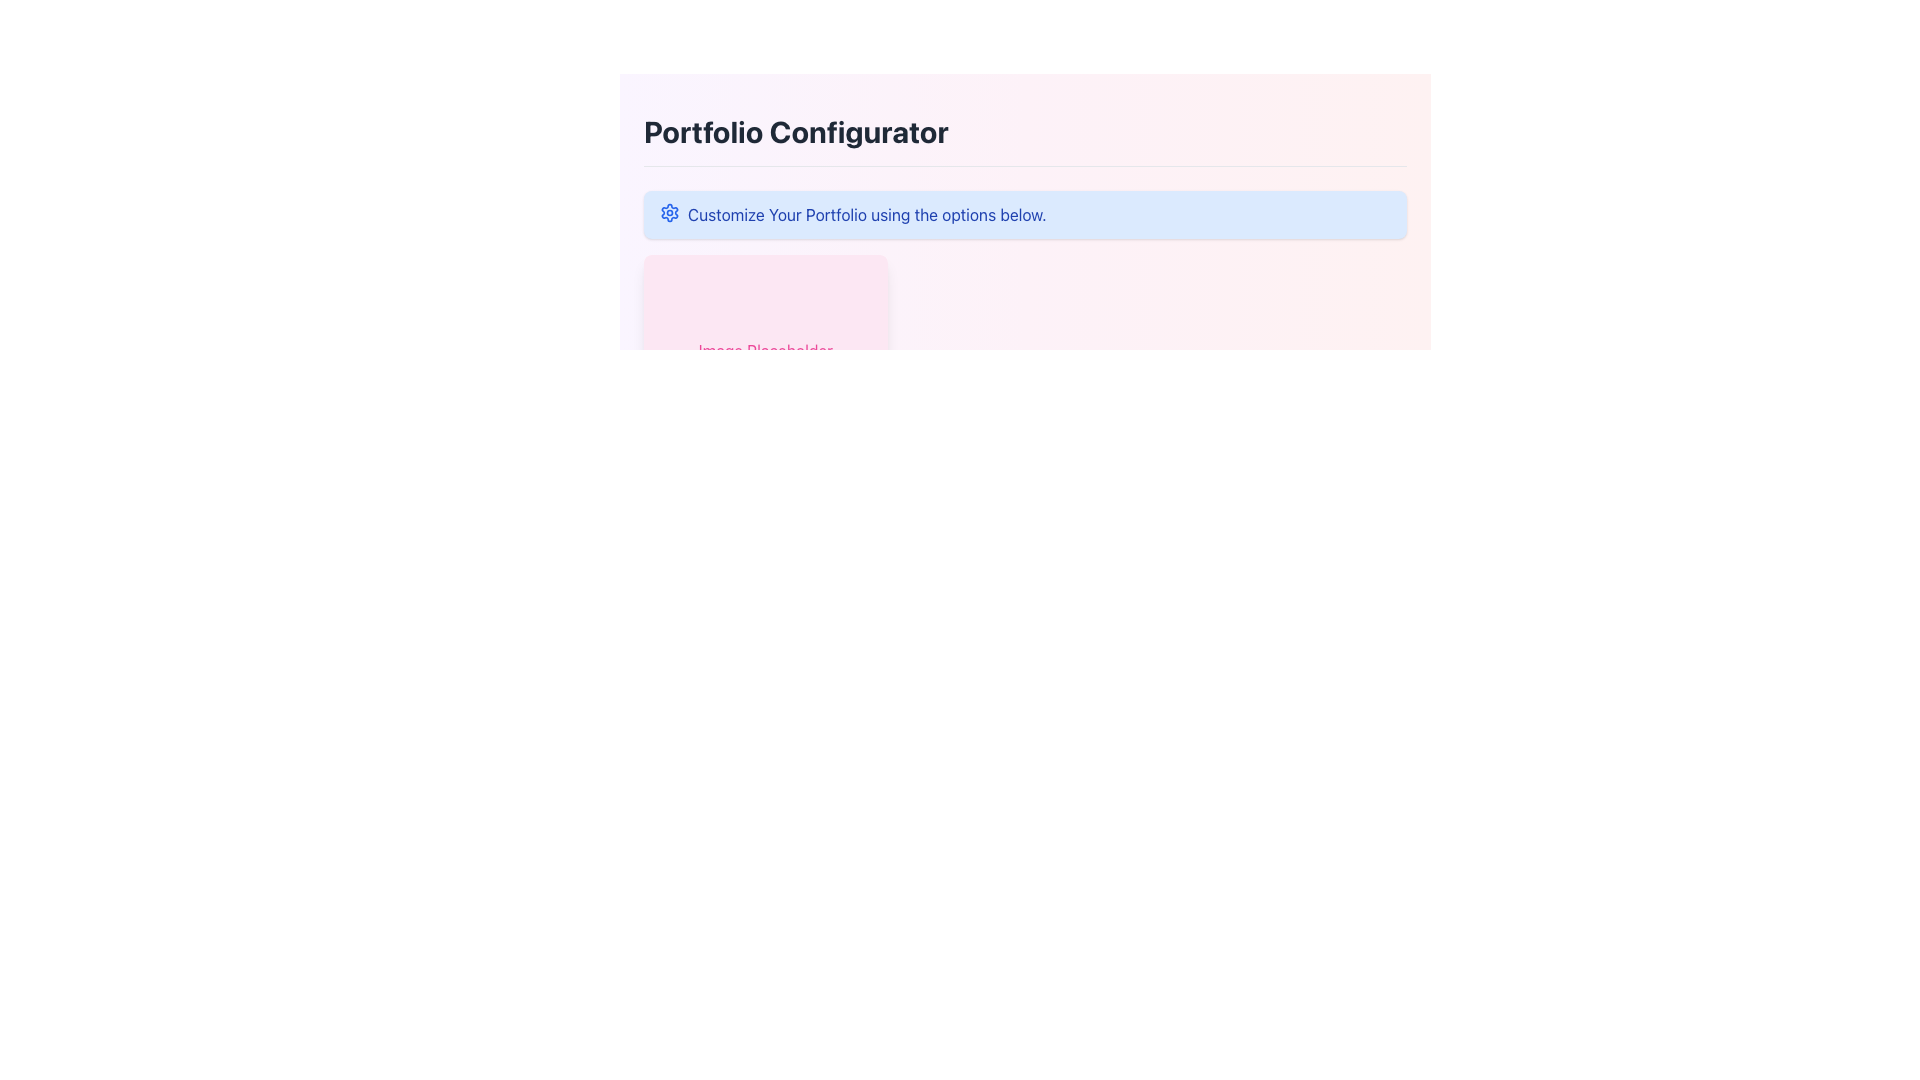 The width and height of the screenshot is (1920, 1080). What do you see at coordinates (670, 212) in the screenshot?
I see `the cogwheel icon representing settings, which is styled with a blue accent and located to the left of the 'Customize Your Portfolio using the options below' text` at bounding box center [670, 212].